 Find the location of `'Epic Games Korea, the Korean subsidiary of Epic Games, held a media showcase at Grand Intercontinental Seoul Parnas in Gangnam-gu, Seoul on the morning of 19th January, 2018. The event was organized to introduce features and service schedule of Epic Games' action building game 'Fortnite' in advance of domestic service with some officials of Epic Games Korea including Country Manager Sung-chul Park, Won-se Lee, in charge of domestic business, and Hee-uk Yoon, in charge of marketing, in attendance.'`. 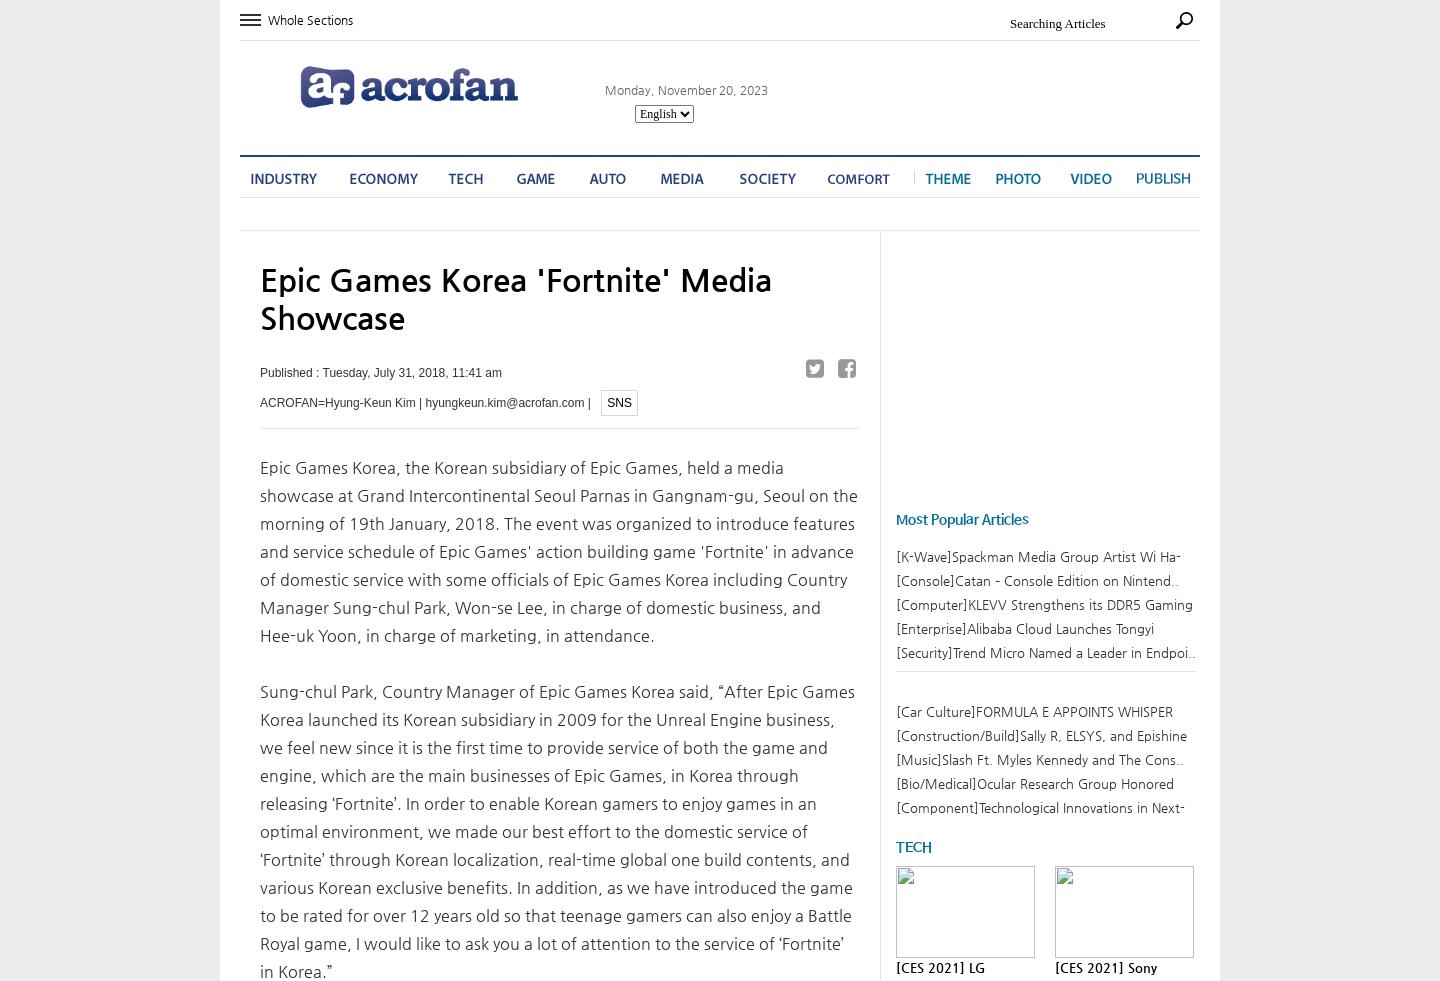

'Epic Games Korea, the Korean subsidiary of Epic Games, held a media showcase at Grand Intercontinental Seoul Parnas in Gangnam-gu, Seoul on the morning of 19th January, 2018. The event was organized to introduce features and service schedule of Epic Games' action building game 'Fortnite' in advance of domestic service with some officials of Epic Games Korea including Country Manager Sung-chul Park, Won-se Lee, in charge of domestic business, and Hee-uk Yoon, in charge of marketing, in attendance.' is located at coordinates (259, 550).